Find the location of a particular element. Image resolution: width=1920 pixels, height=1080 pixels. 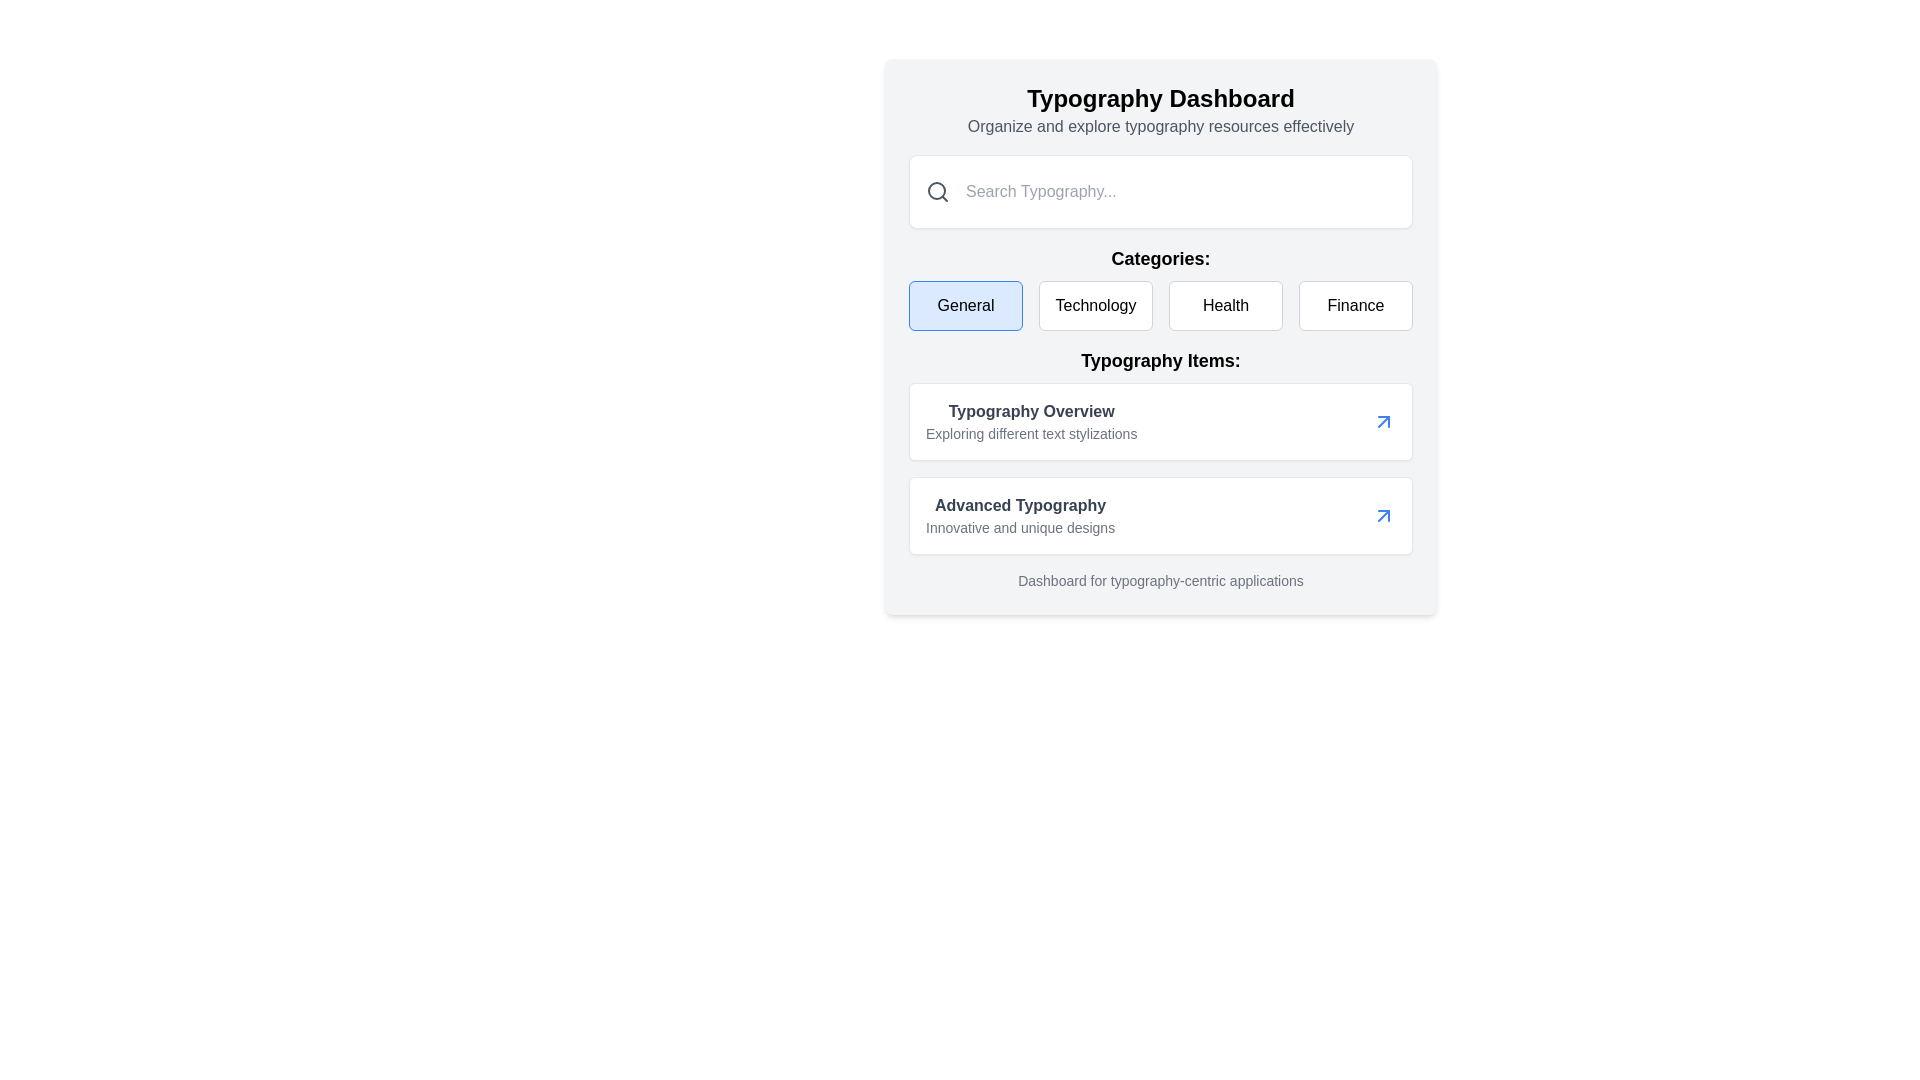

the non-interactive Text Label that provides additional context for the 'Typography Overview' heading, located in the 'Typography Items' section is located at coordinates (1031, 433).